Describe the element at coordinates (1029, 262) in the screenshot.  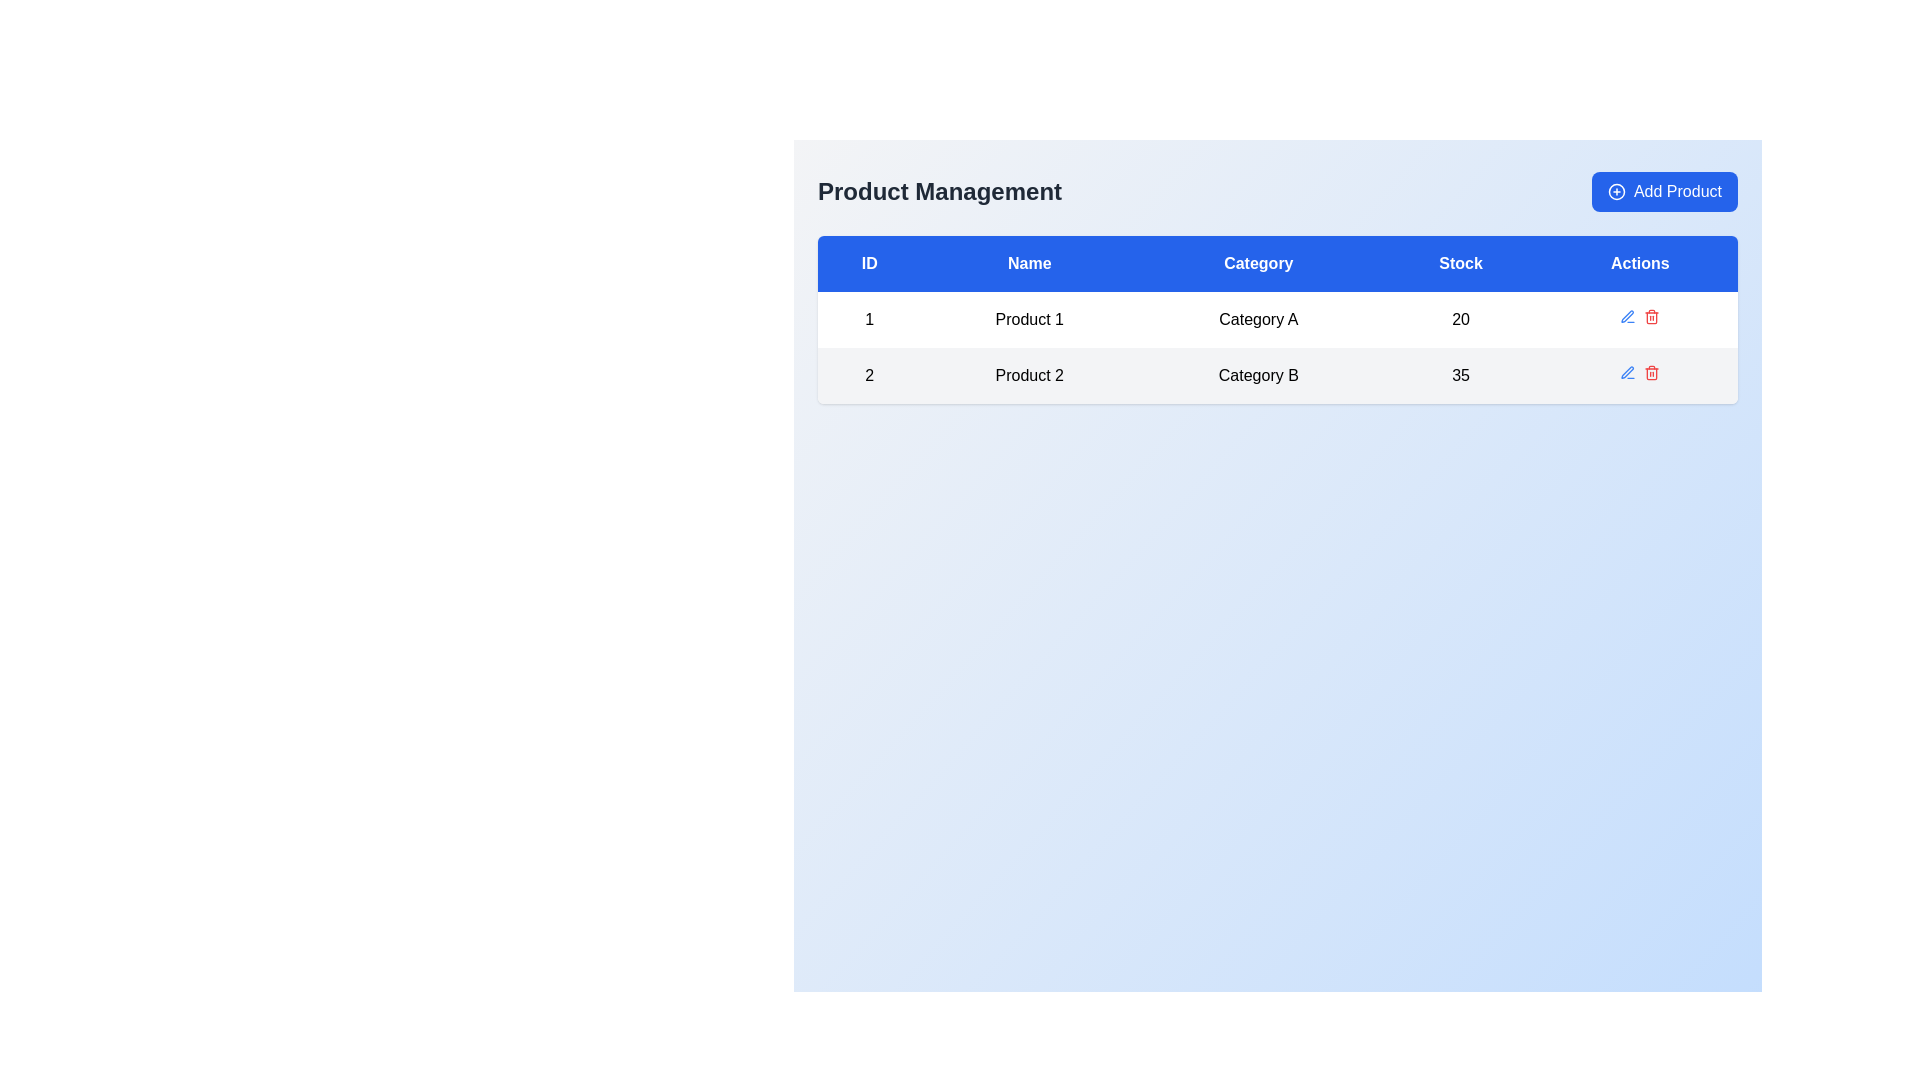
I see `the Table Header Cell with a blue background and centered white text reading 'Name', located in the second column of the table header row` at that location.